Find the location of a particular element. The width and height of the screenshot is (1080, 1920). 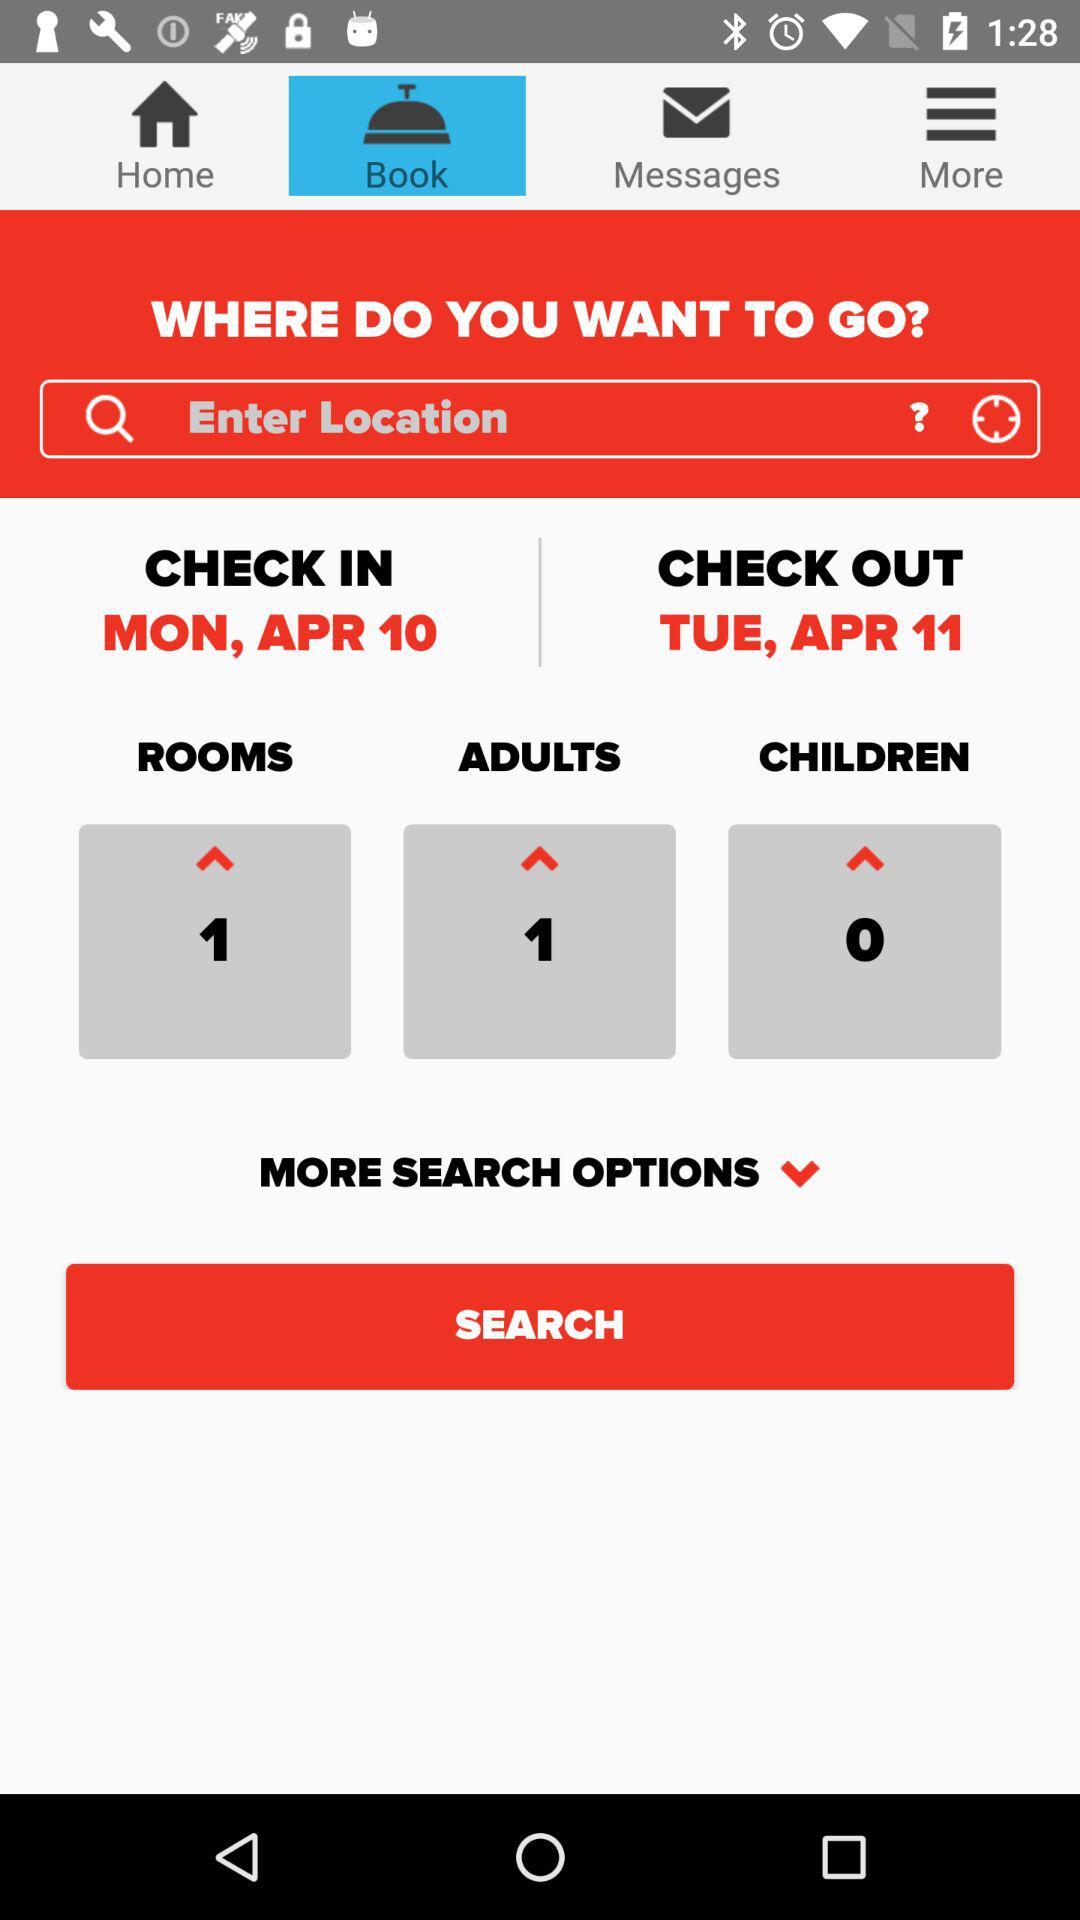

the icon to the right of the  ?  item is located at coordinates (996, 417).